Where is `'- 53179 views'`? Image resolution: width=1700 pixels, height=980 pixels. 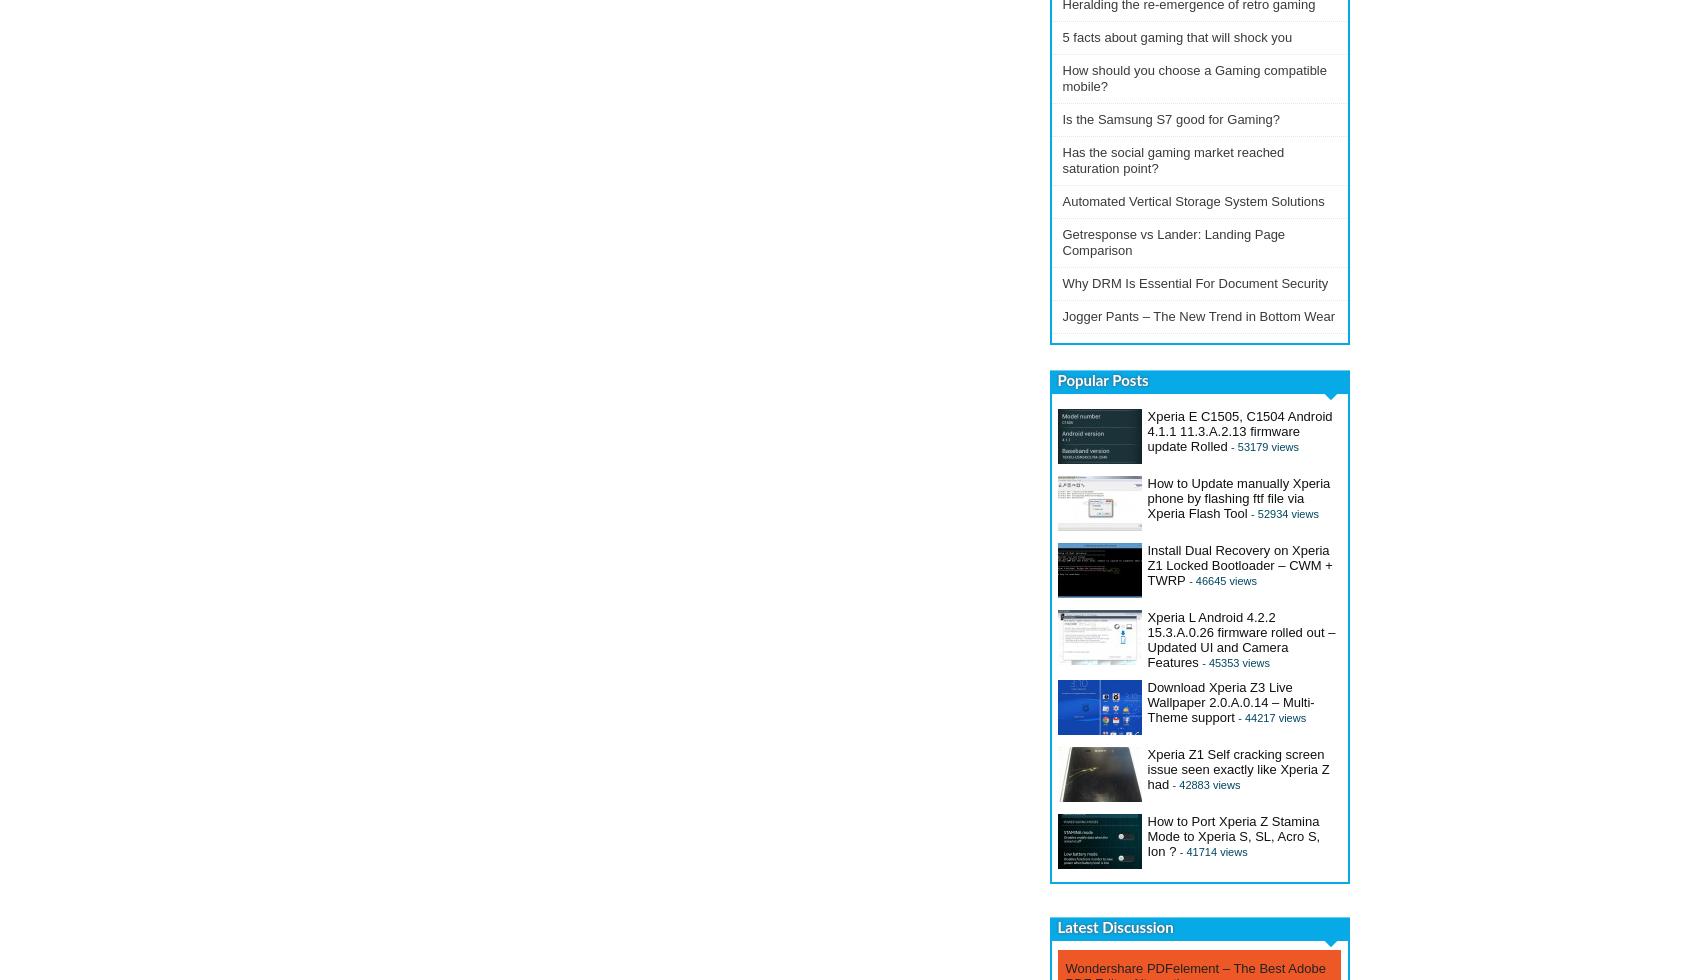 '- 53179 views' is located at coordinates (1263, 446).